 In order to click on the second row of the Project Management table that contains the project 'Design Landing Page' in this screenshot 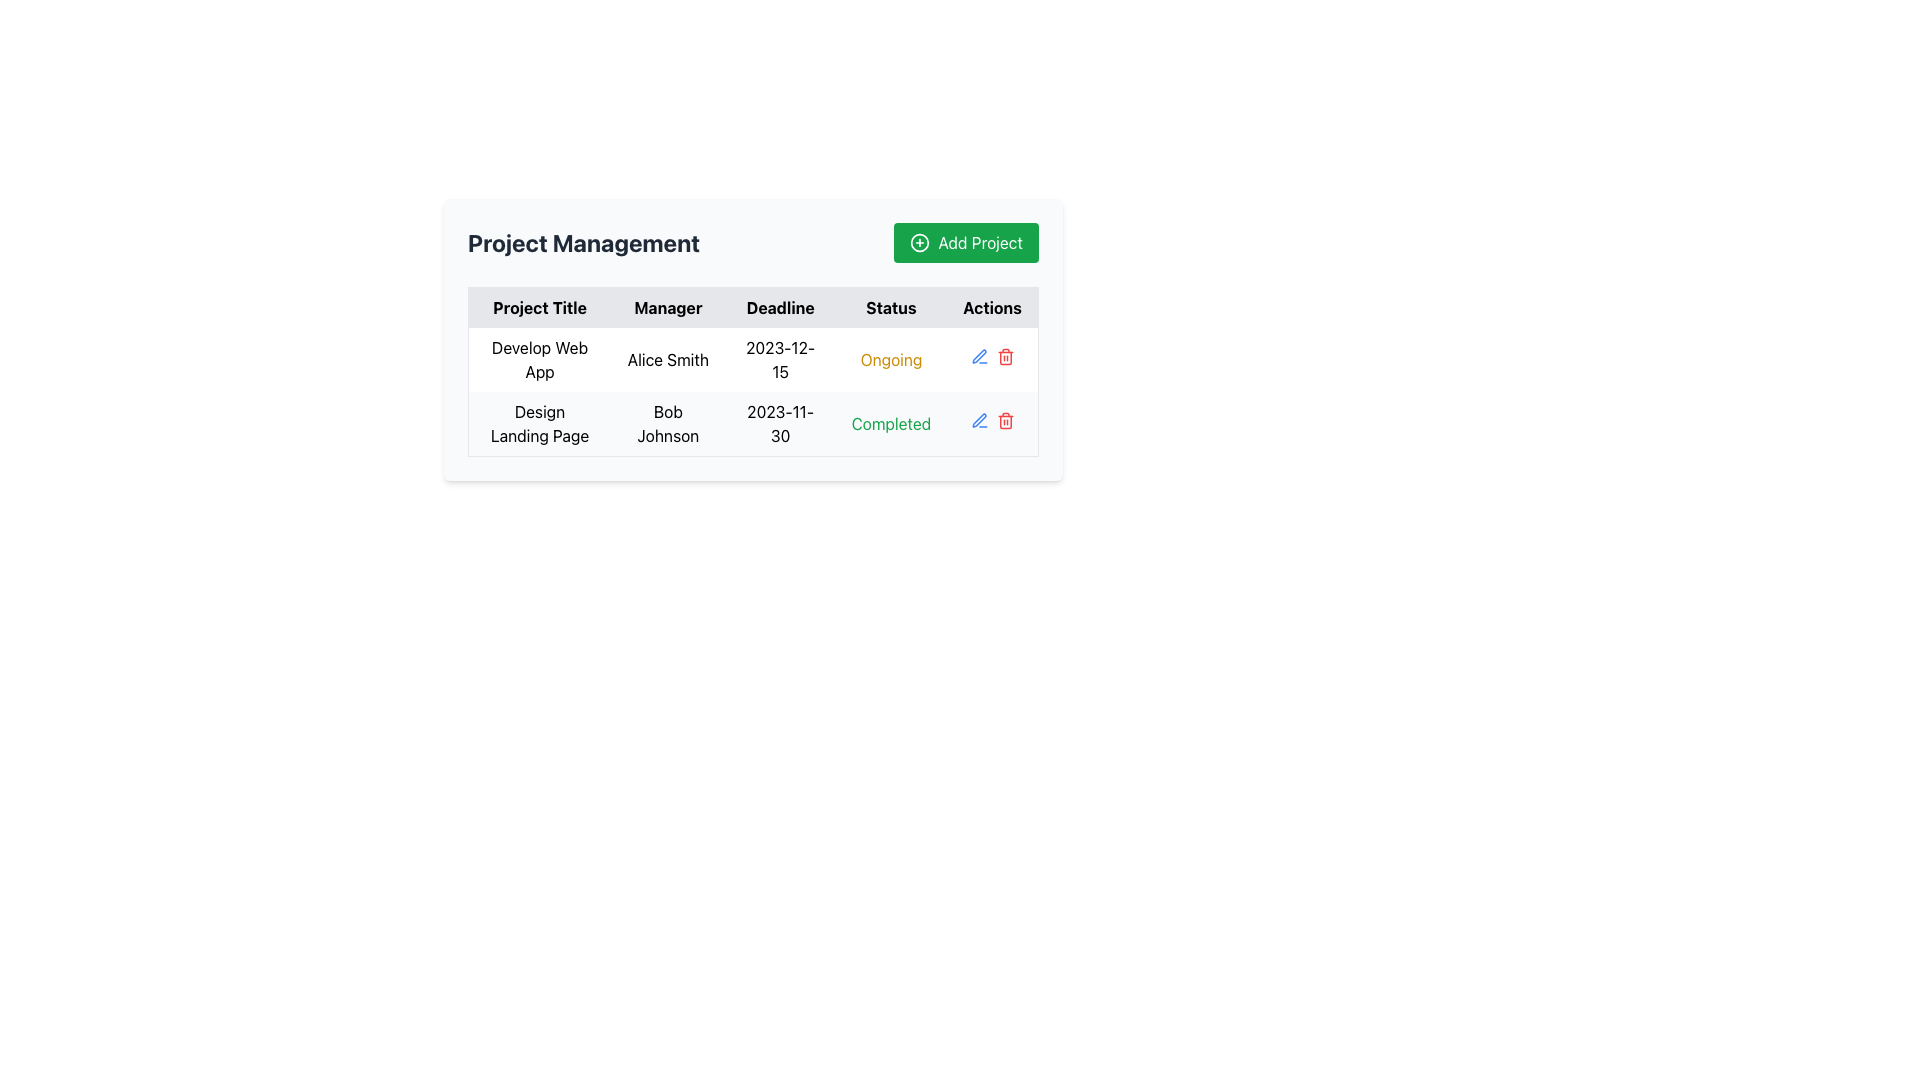, I will do `click(752, 423)`.